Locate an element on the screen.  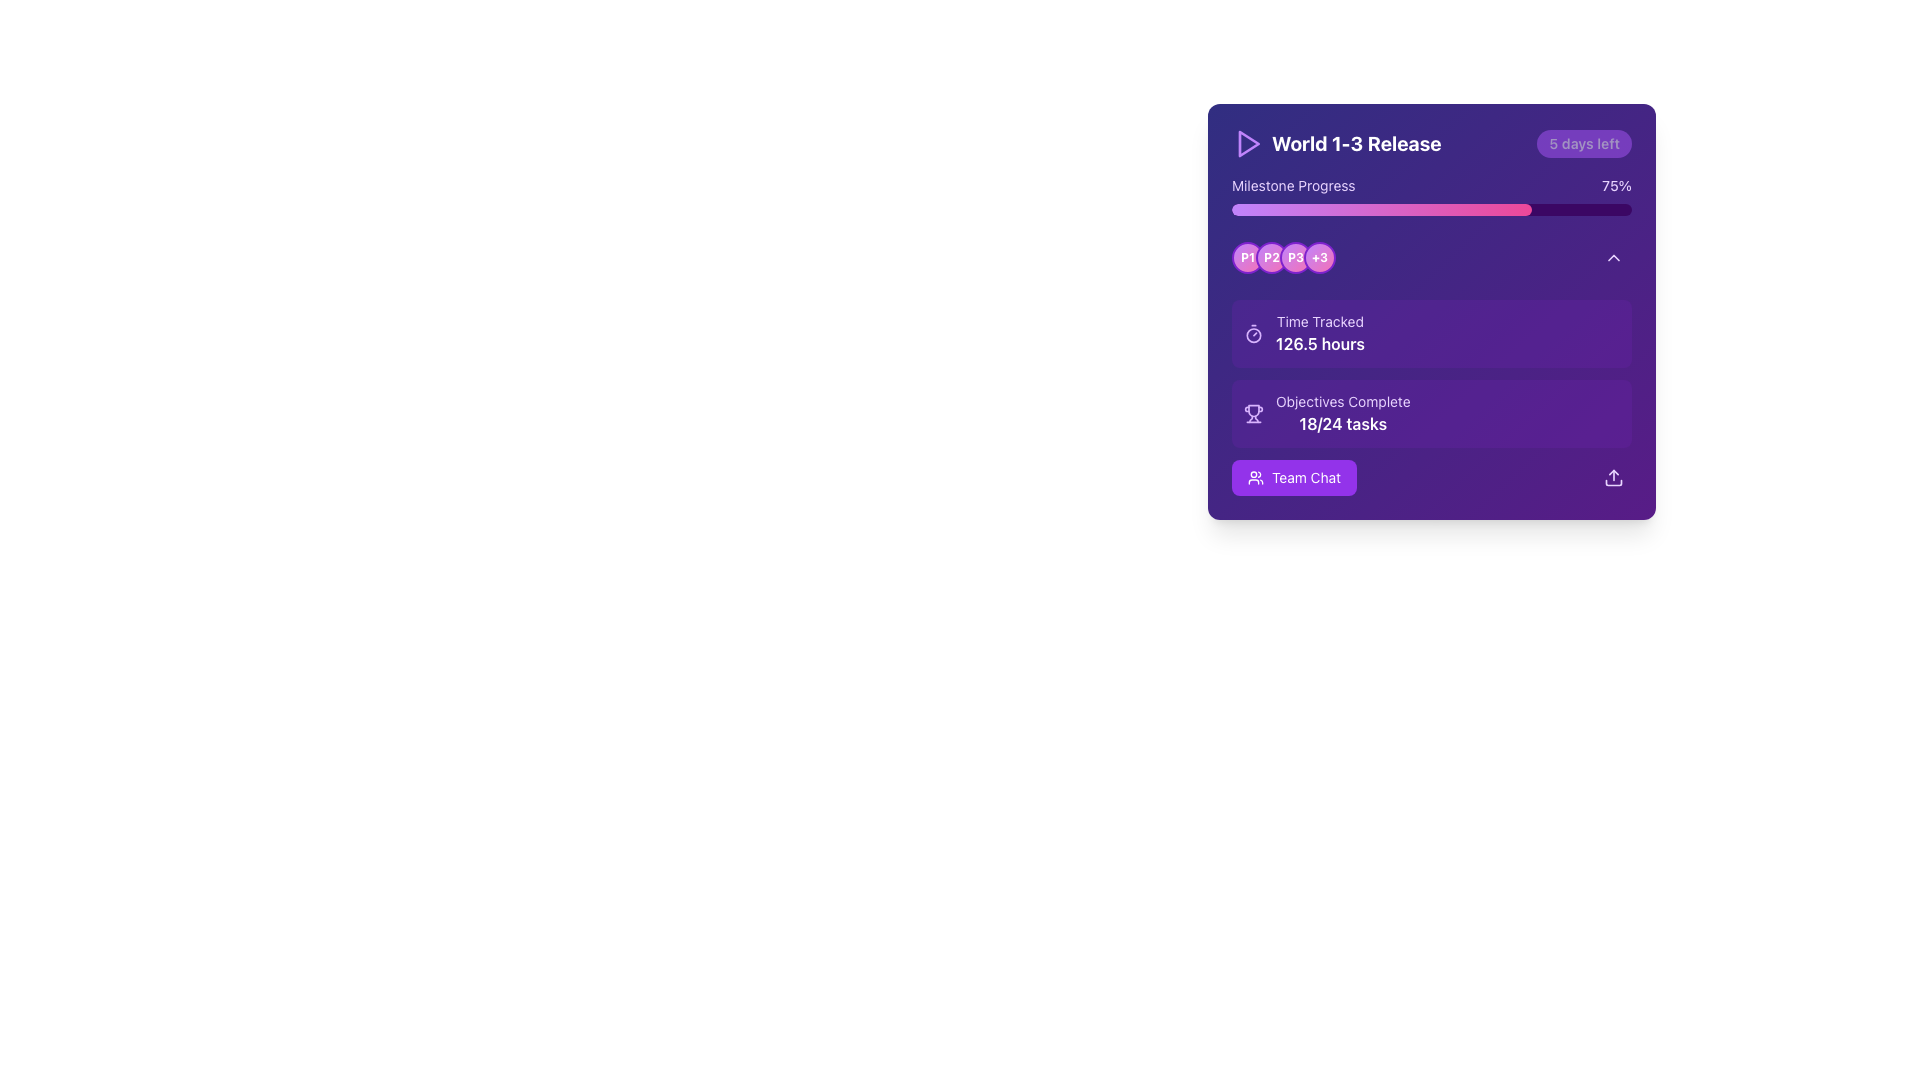
the label element that describes the numeric data displayed below it, which is positioned above the text '126.5 hours' within the purple card interface is located at coordinates (1320, 320).